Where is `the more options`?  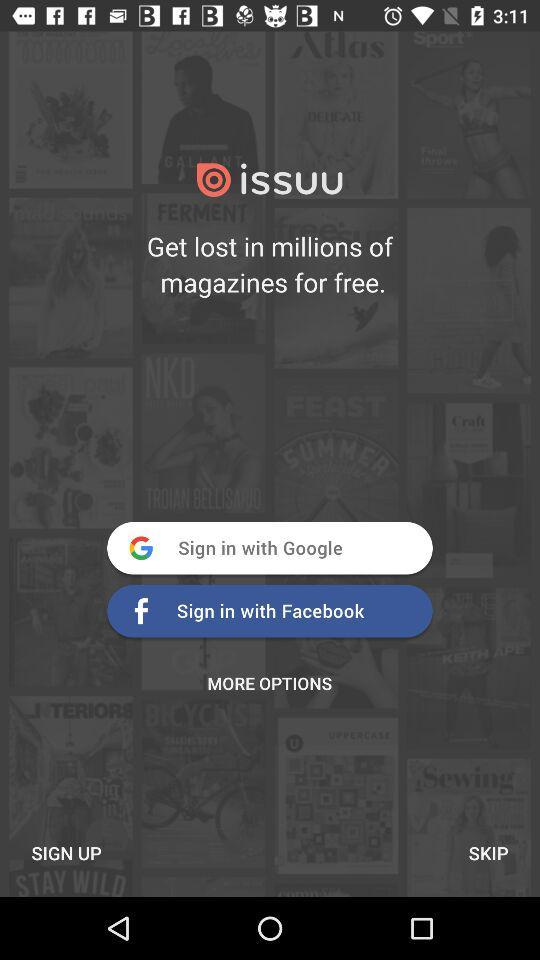
the more options is located at coordinates (269, 683).